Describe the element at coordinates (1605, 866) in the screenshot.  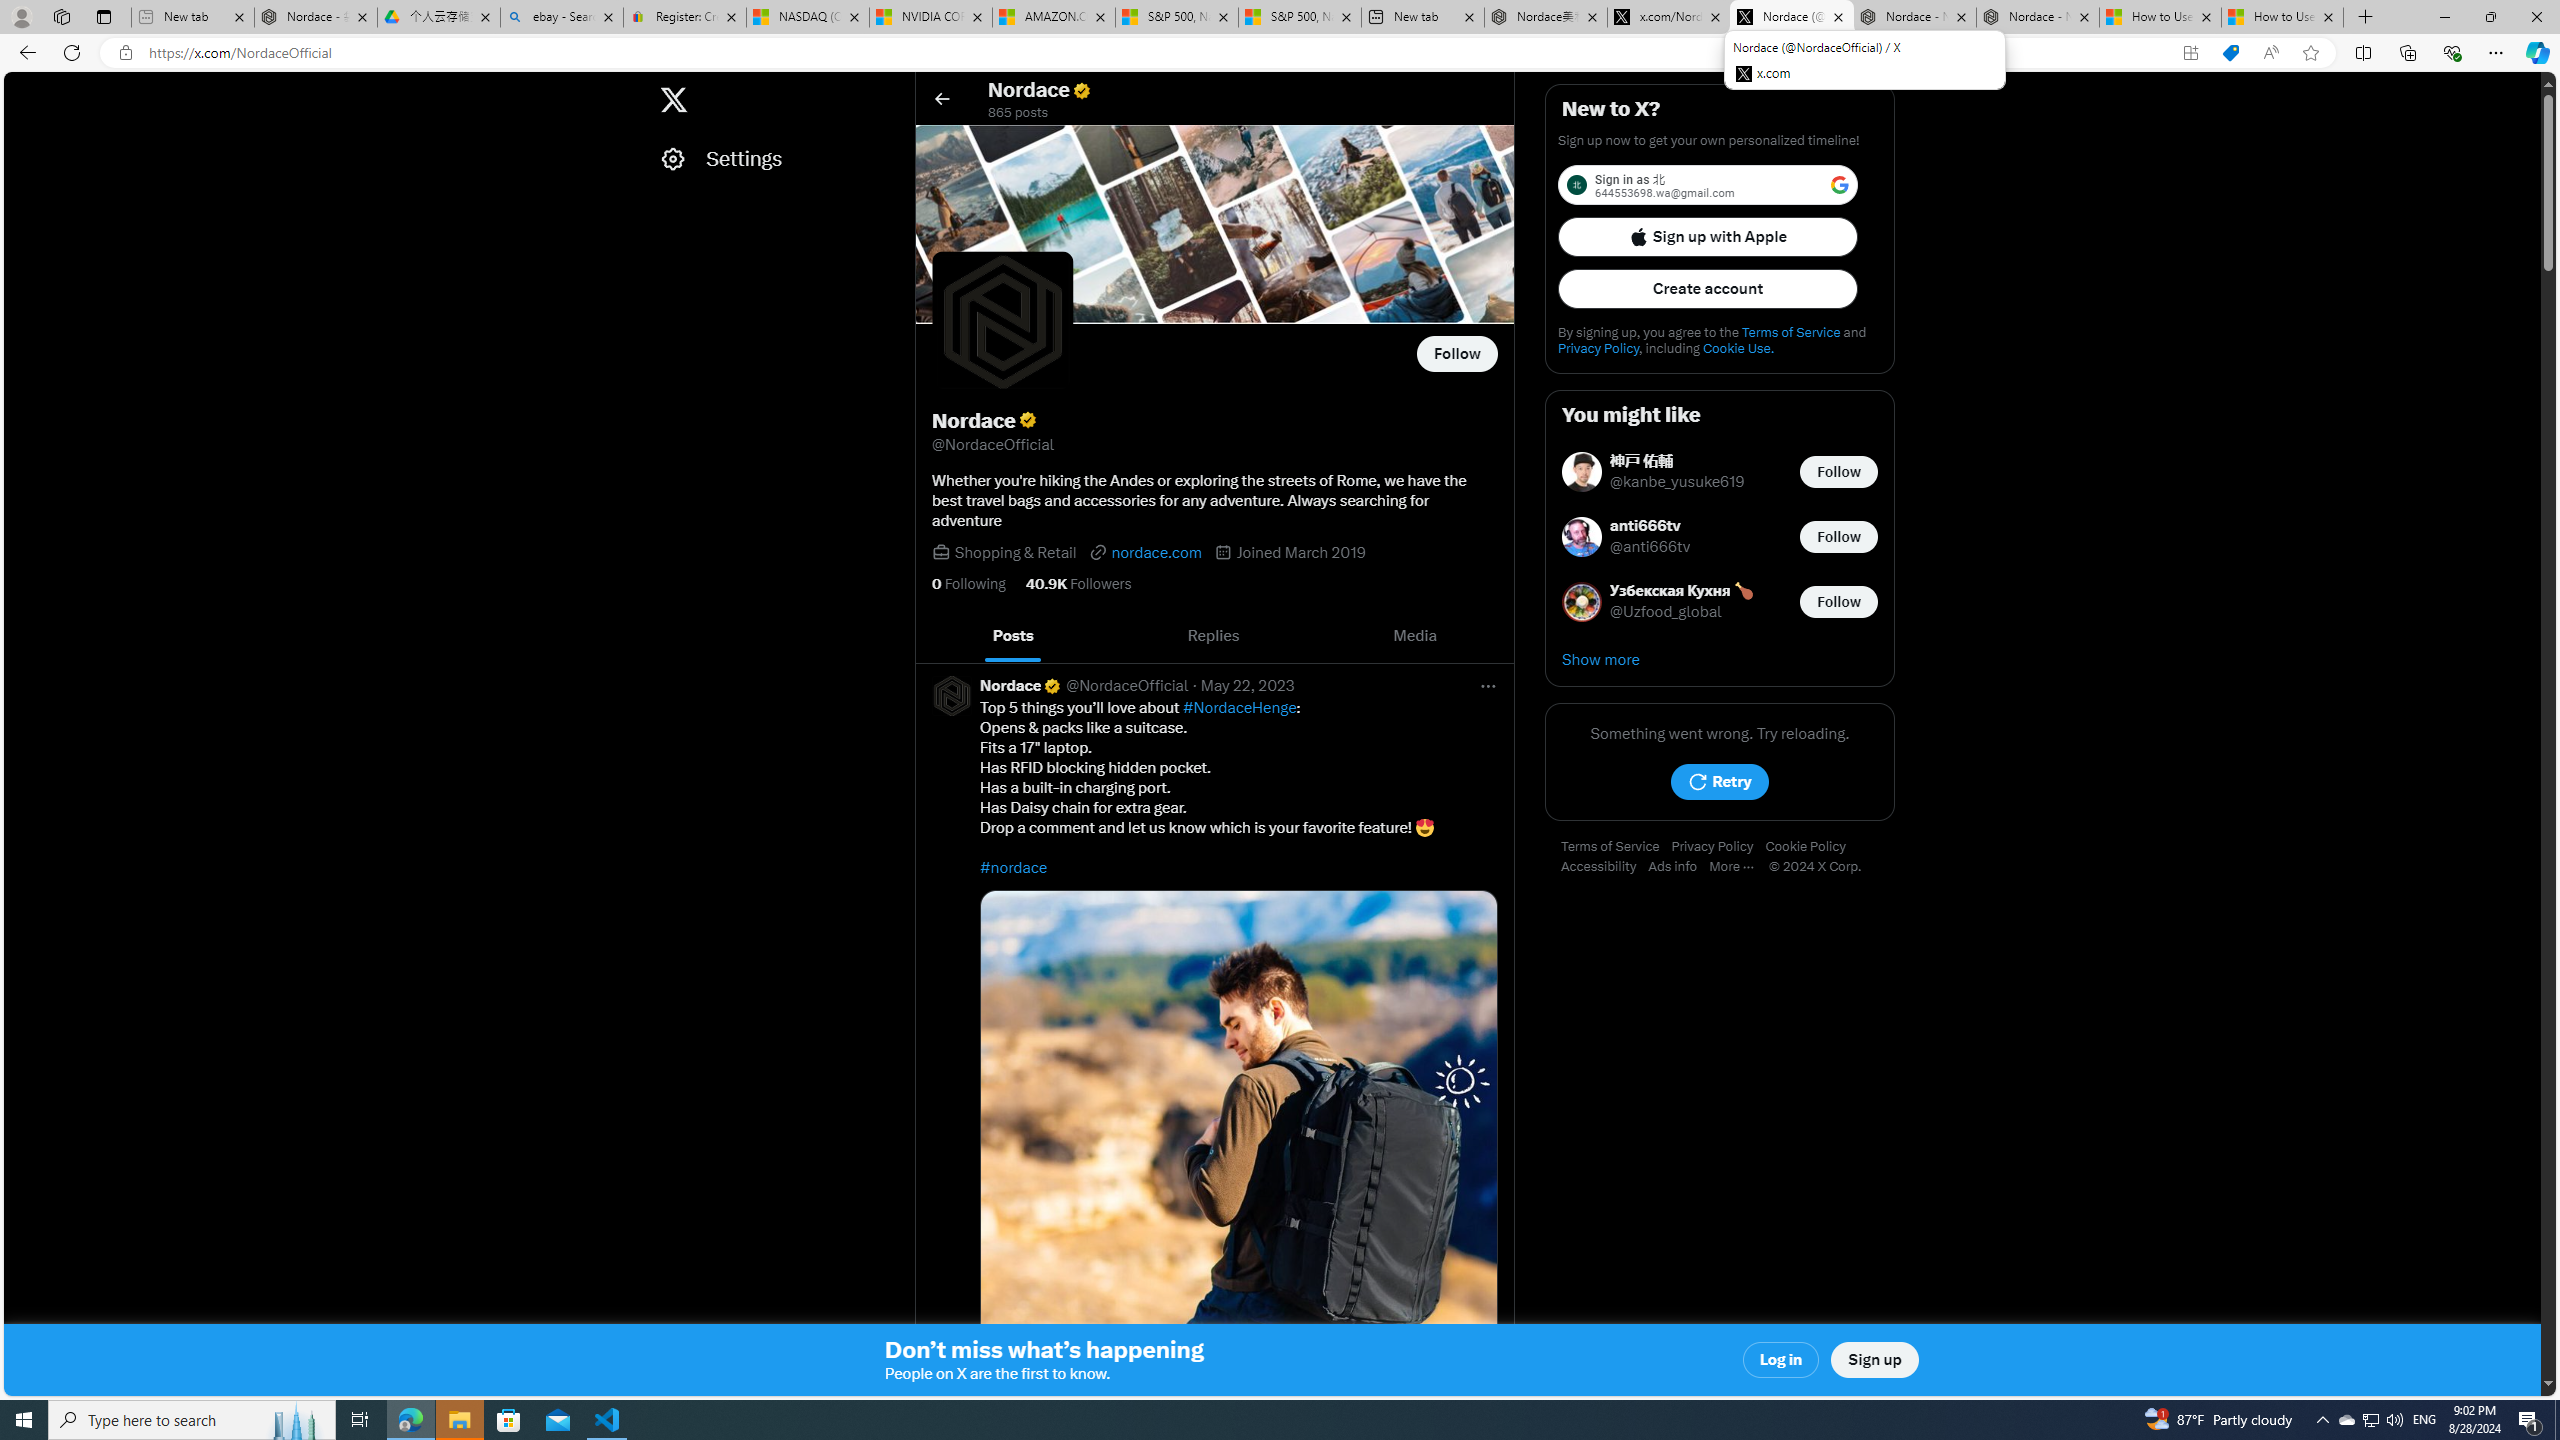
I see `'Accessibility'` at that location.